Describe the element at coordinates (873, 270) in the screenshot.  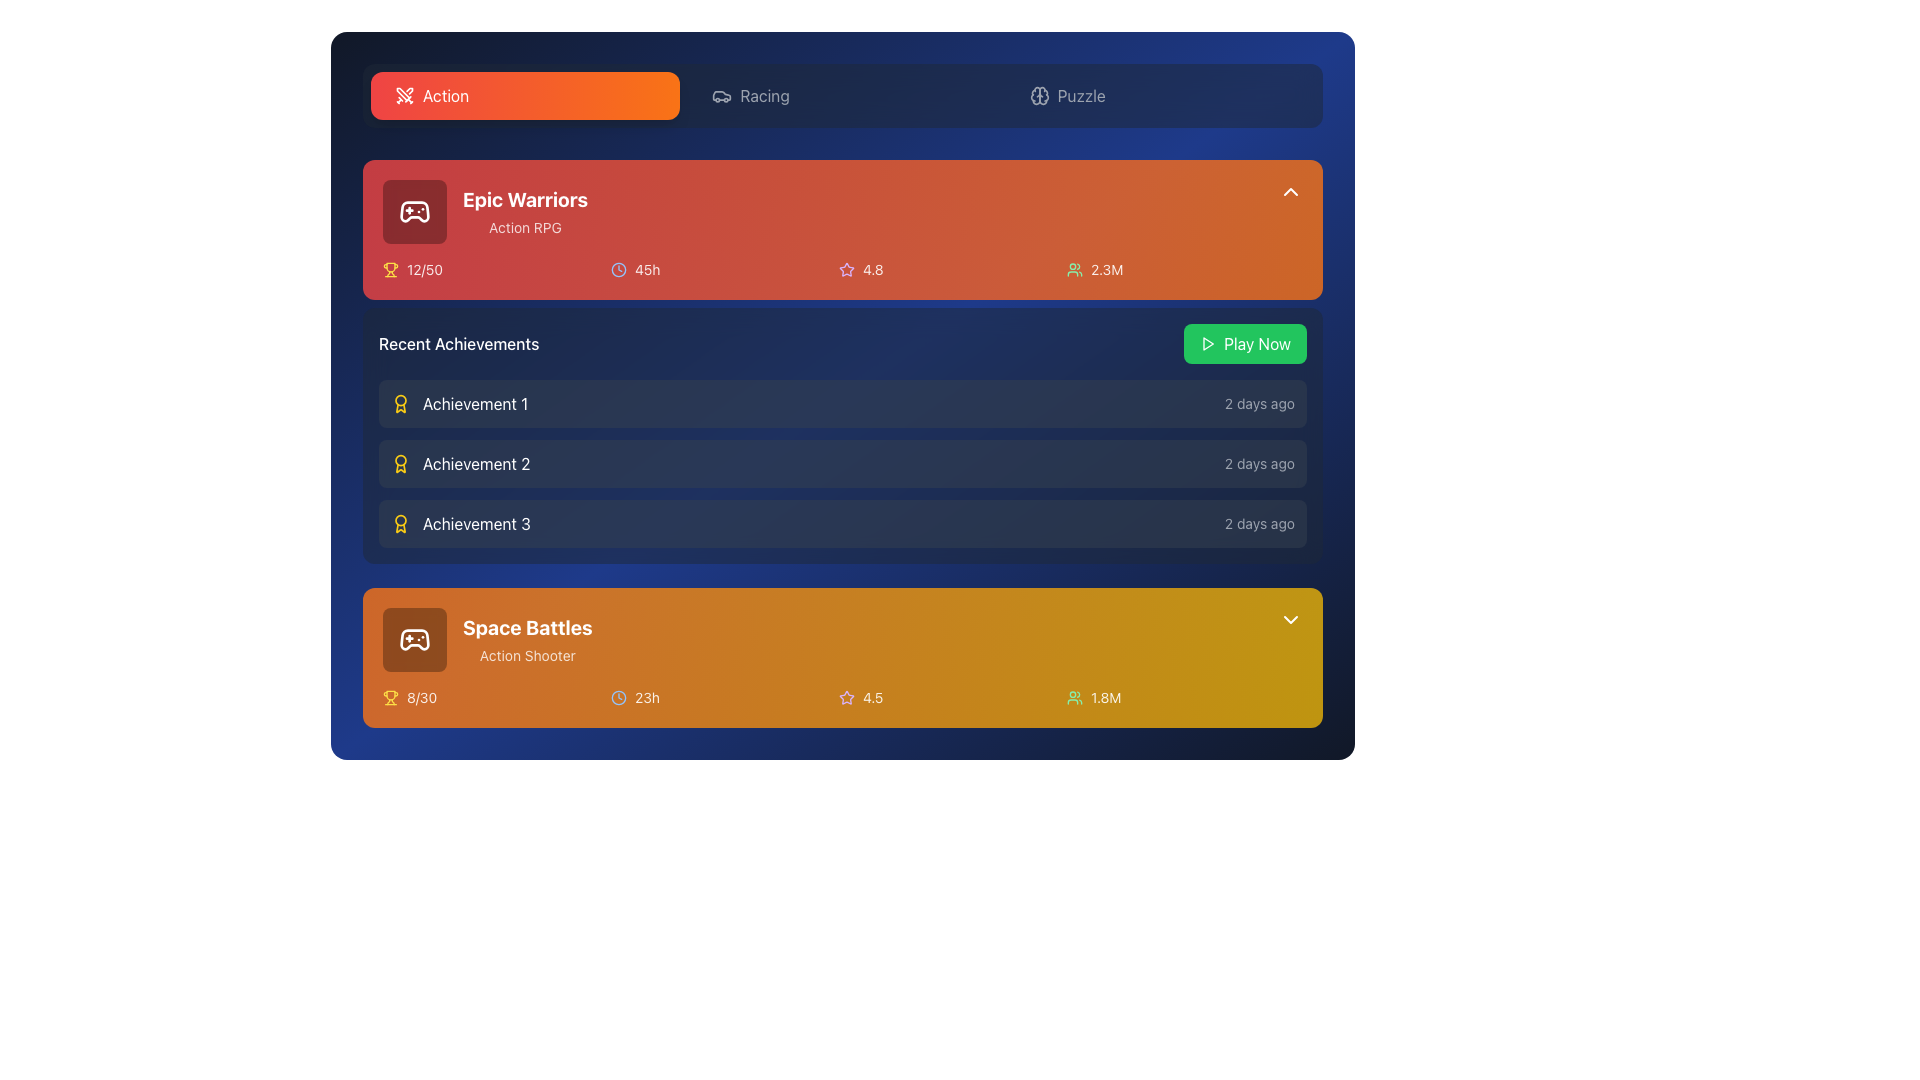
I see `the numeric text label '4.8' which is styled with a white color on a red or orange gradient background, aligned next to a star icon in the top orange card section denoting 'Epic Warriors'` at that location.